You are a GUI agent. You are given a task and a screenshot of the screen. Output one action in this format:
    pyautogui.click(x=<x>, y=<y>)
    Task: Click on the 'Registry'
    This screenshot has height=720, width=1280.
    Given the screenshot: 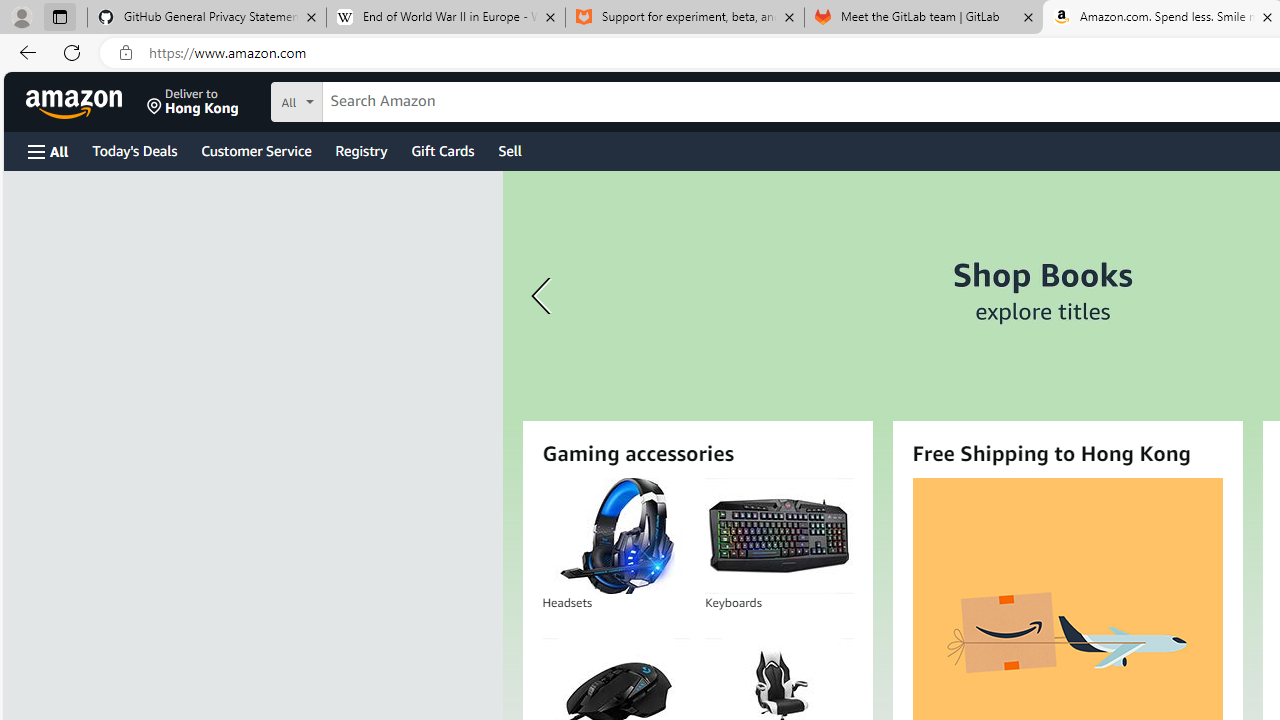 What is the action you would take?
    pyautogui.click(x=360, y=149)
    